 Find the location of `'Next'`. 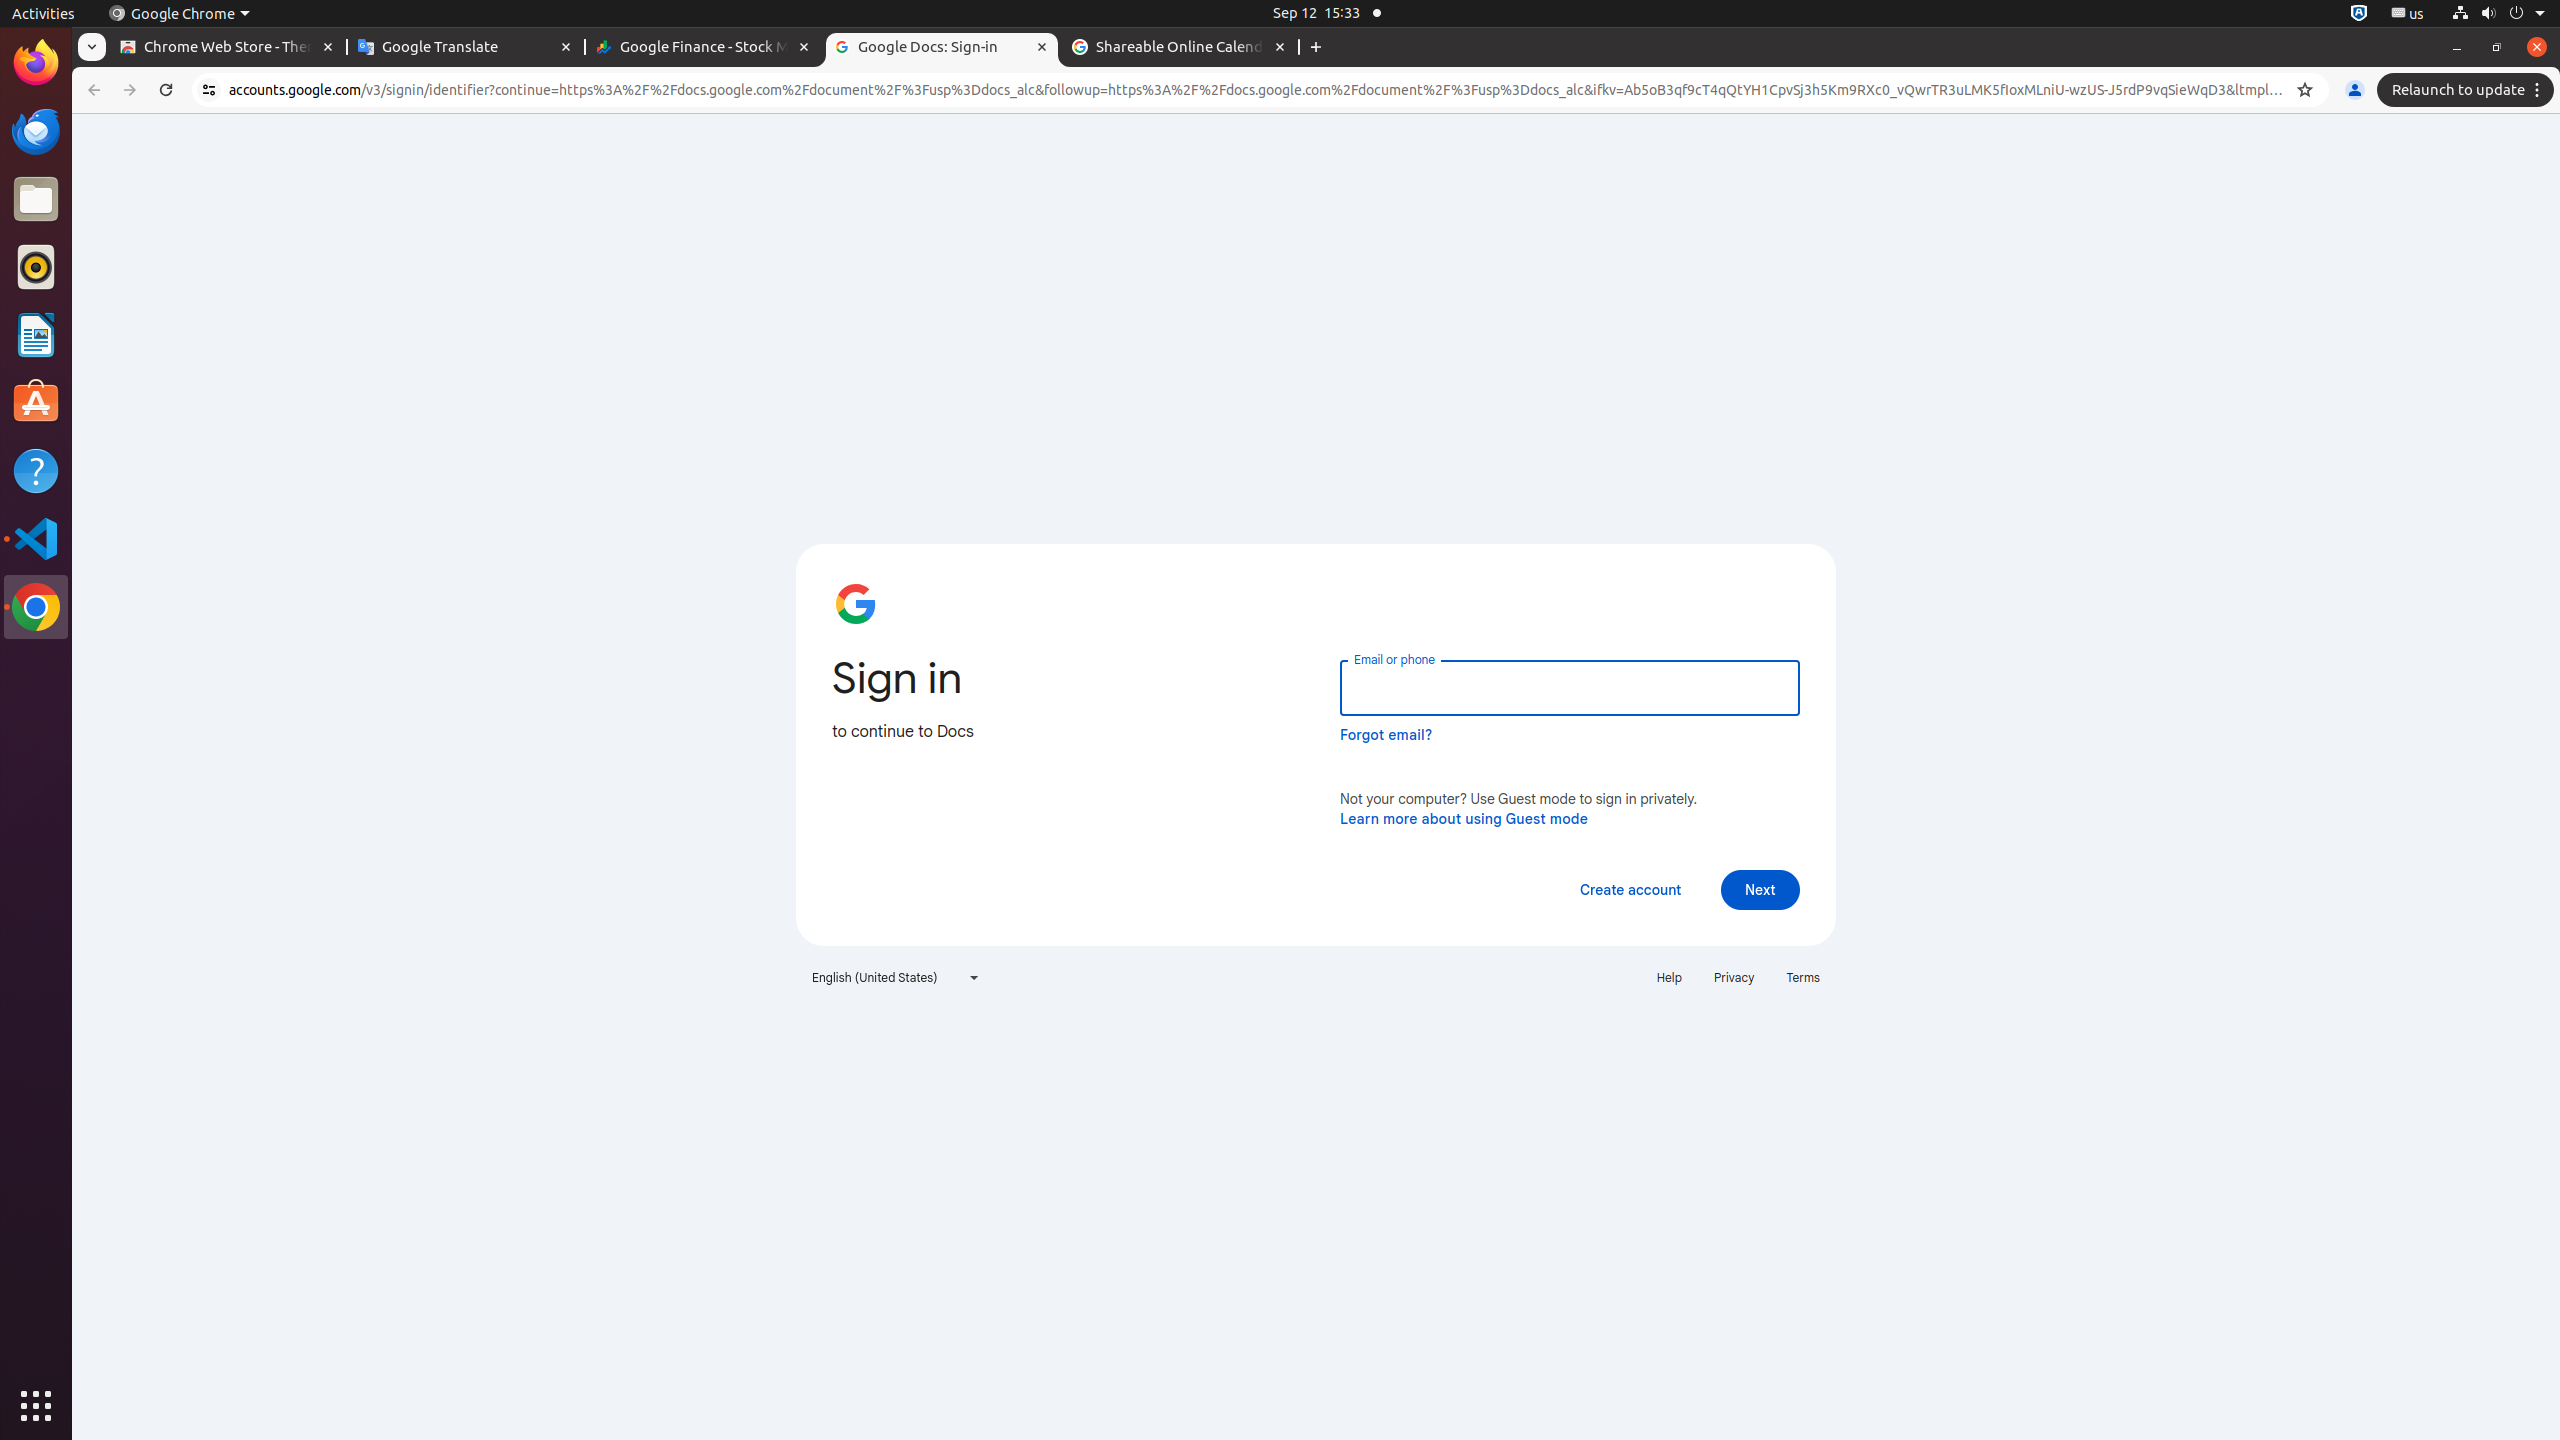

'Next' is located at coordinates (1760, 889).